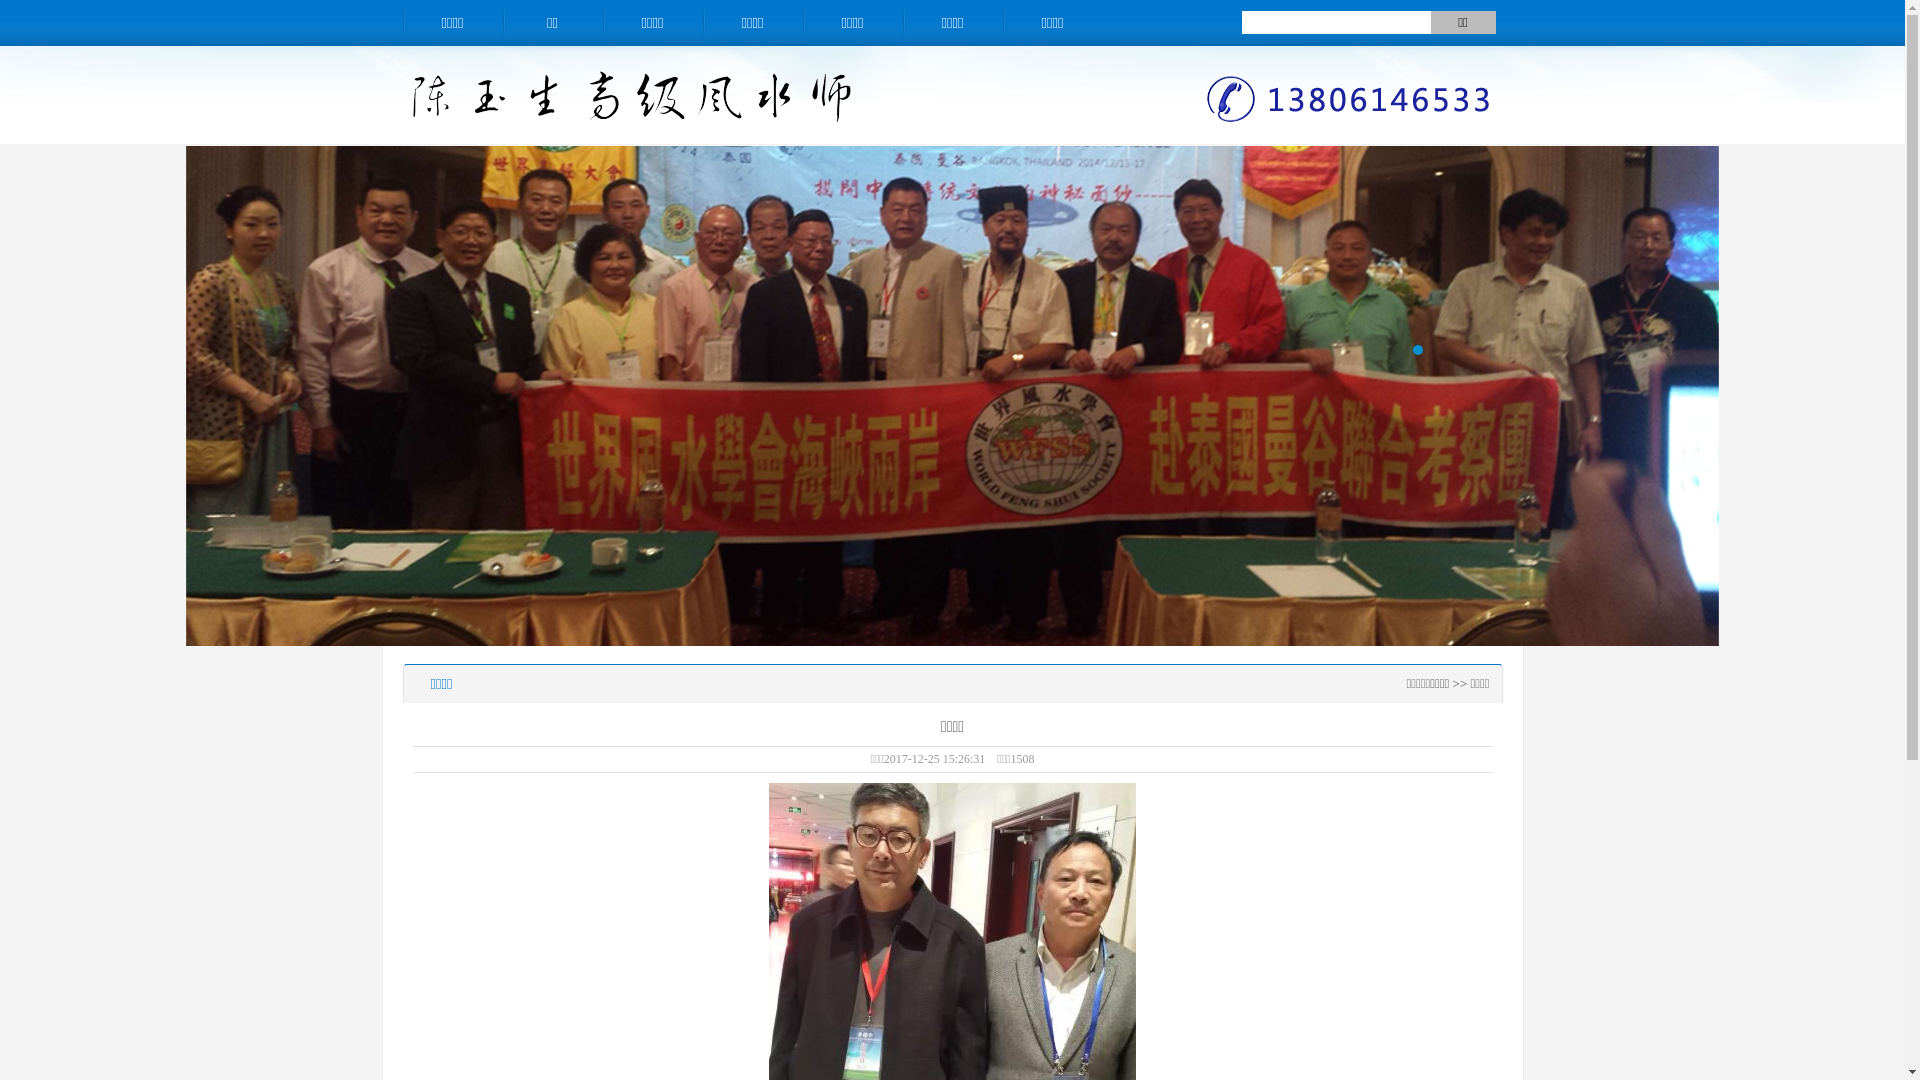 The image size is (1920, 1080). I want to click on '1', so click(1410, 349).